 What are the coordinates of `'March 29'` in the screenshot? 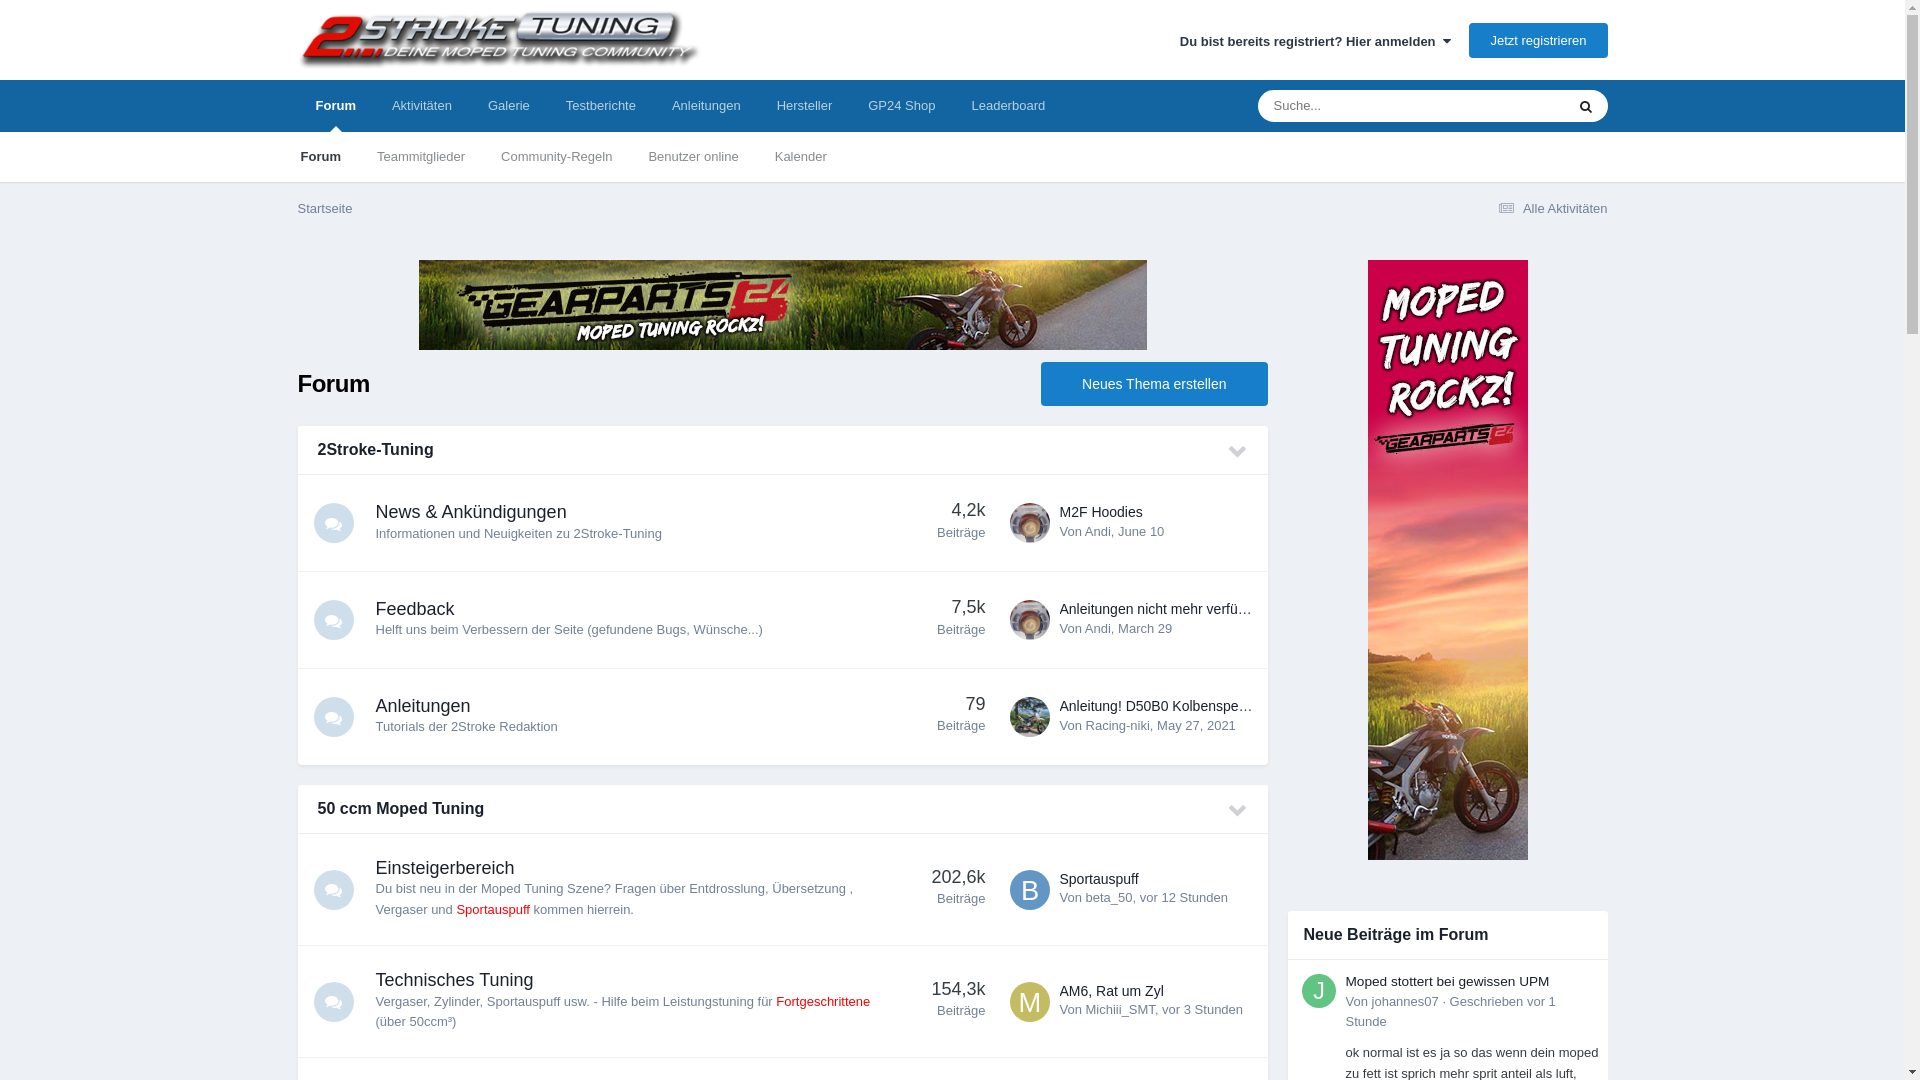 It's located at (1145, 627).